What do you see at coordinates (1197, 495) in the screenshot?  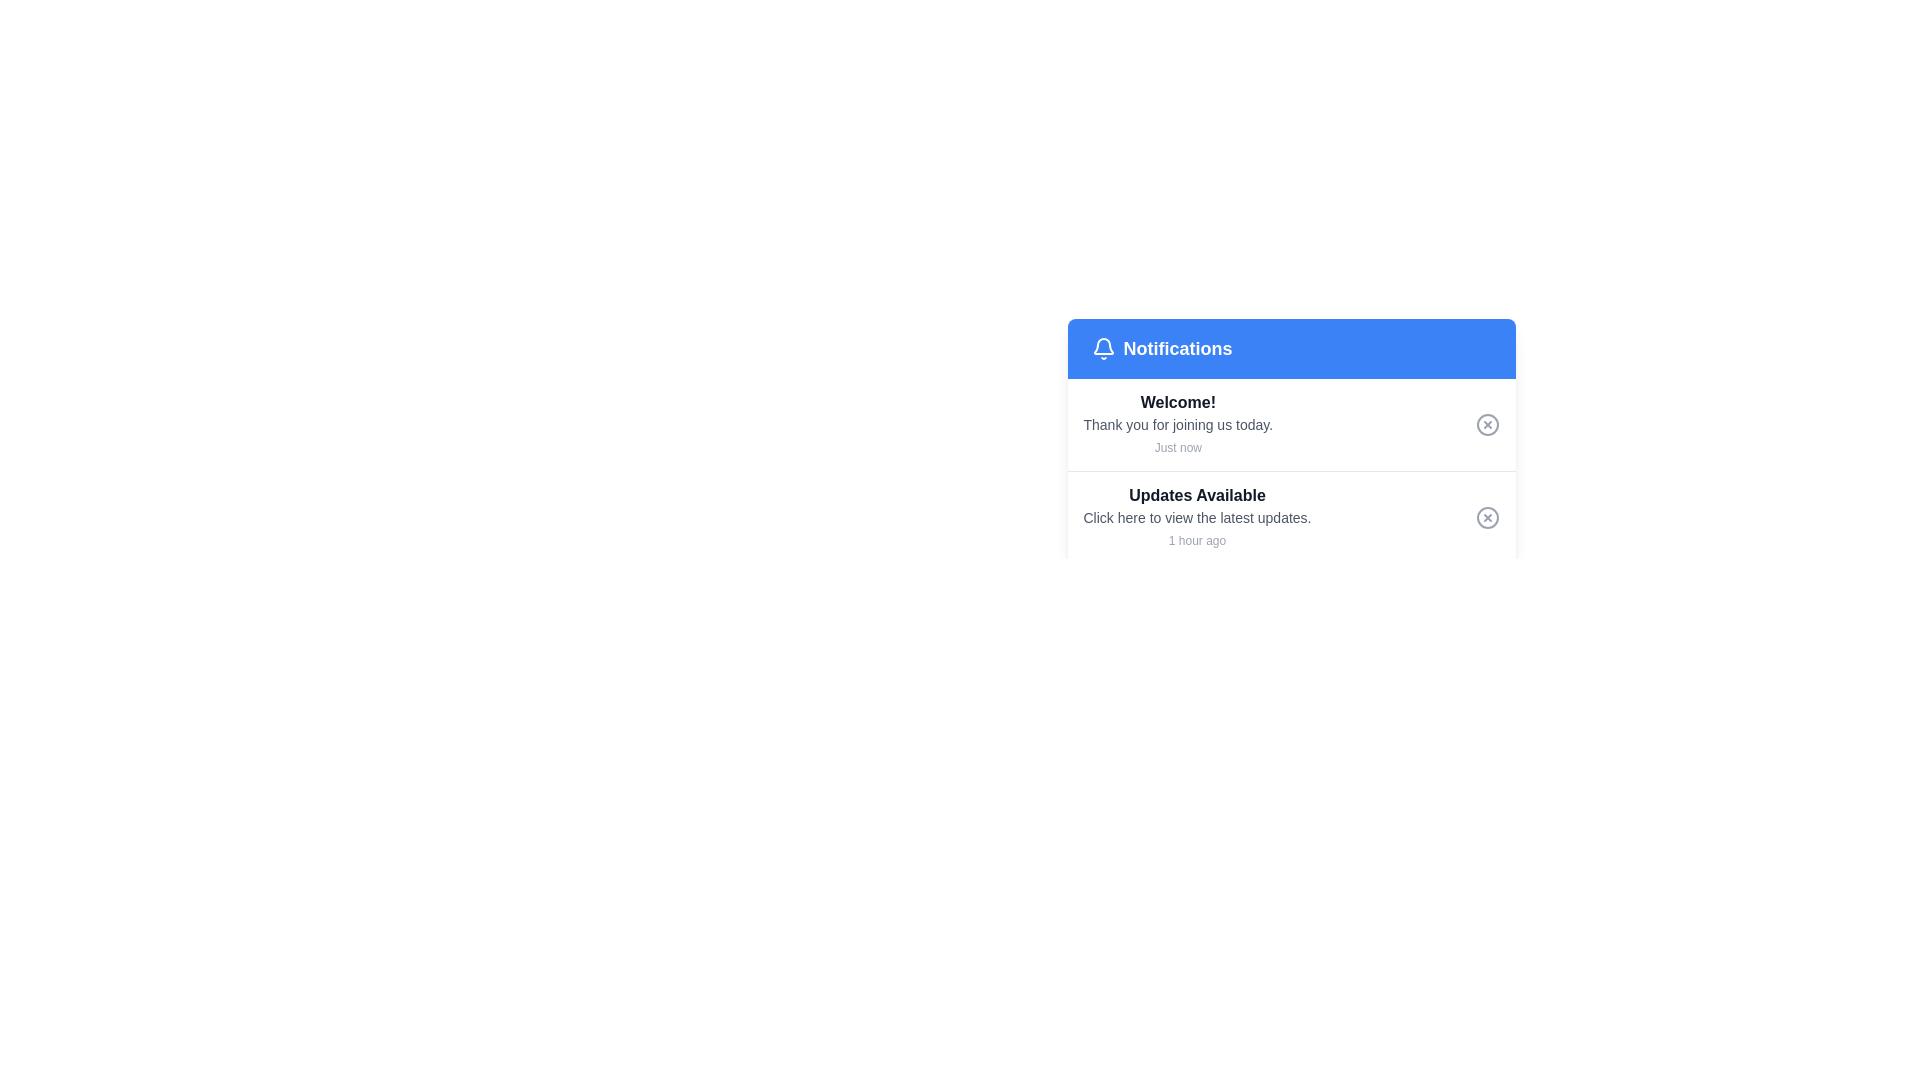 I see `bold text label that reads 'Updates Available', styled in dark gray, located in the notification list under 'Notifications'` at bounding box center [1197, 495].